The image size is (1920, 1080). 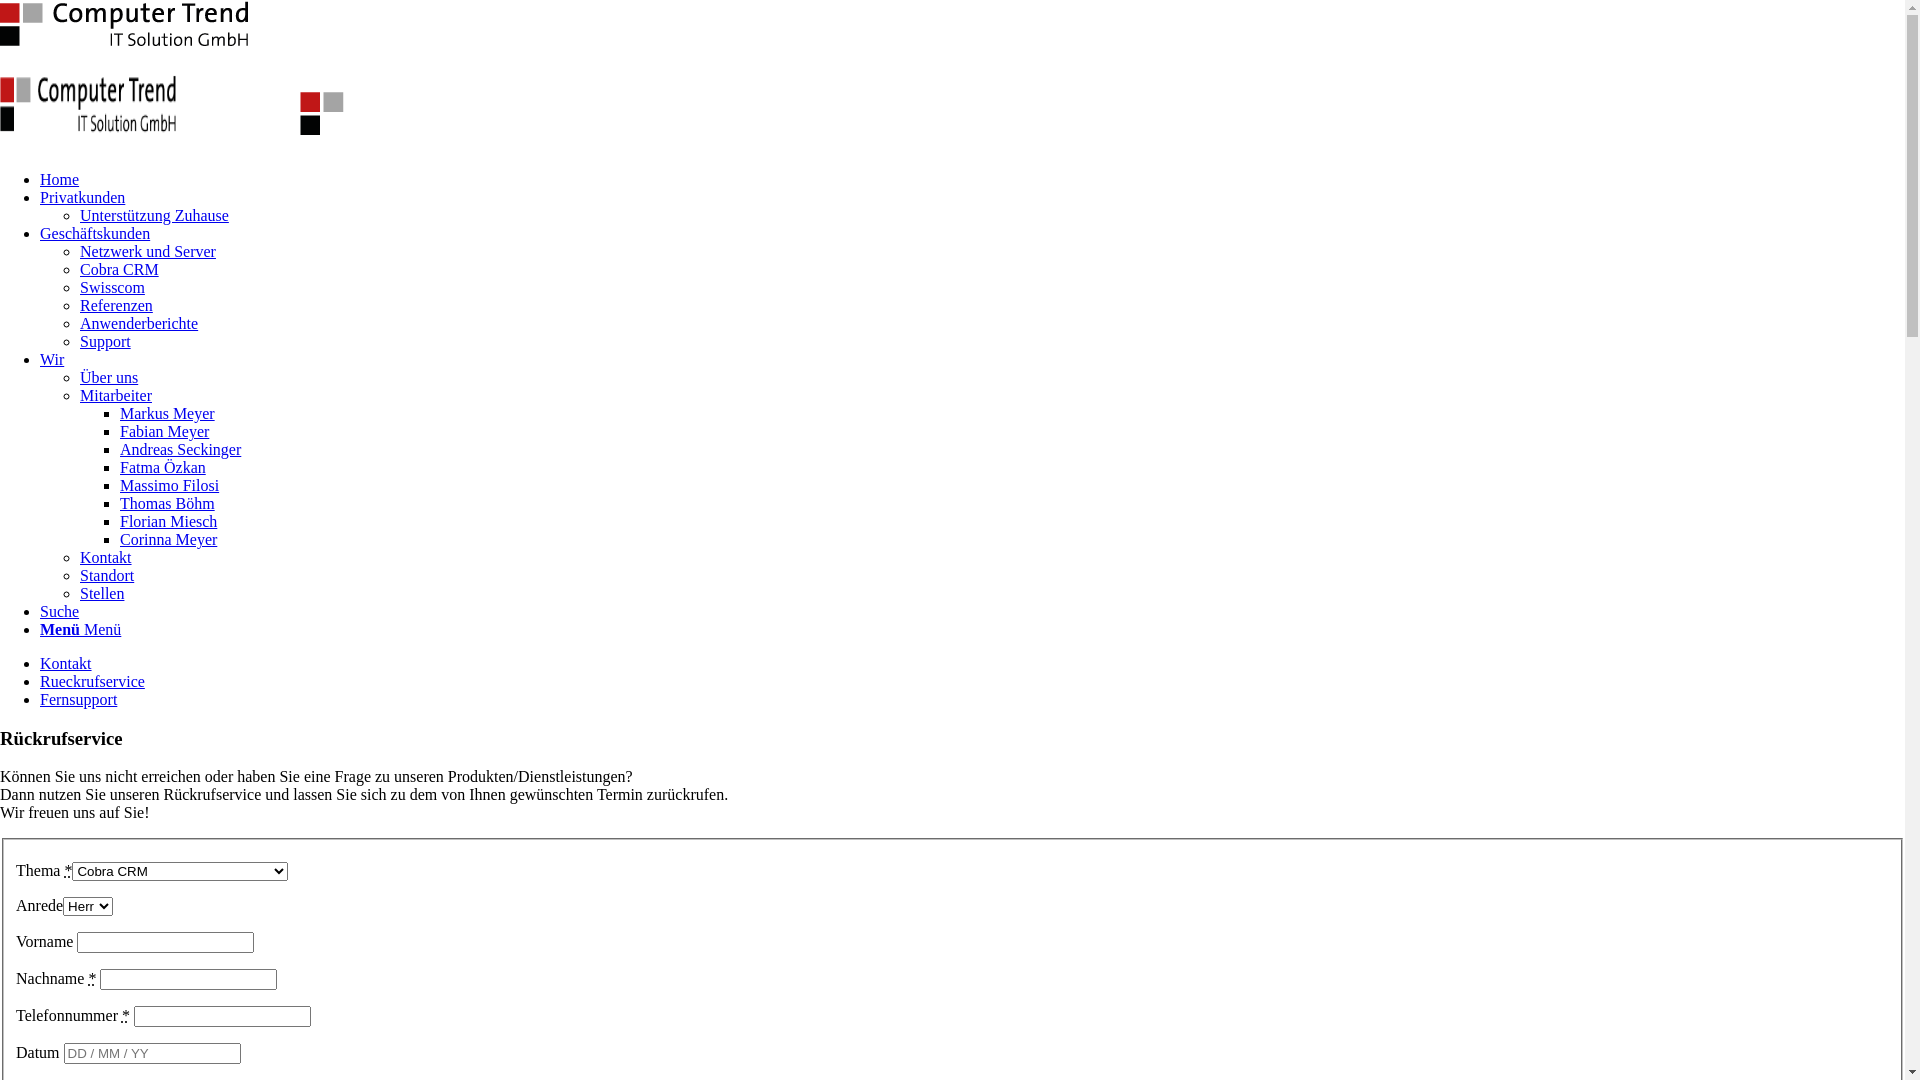 I want to click on 'Suche', so click(x=59, y=610).